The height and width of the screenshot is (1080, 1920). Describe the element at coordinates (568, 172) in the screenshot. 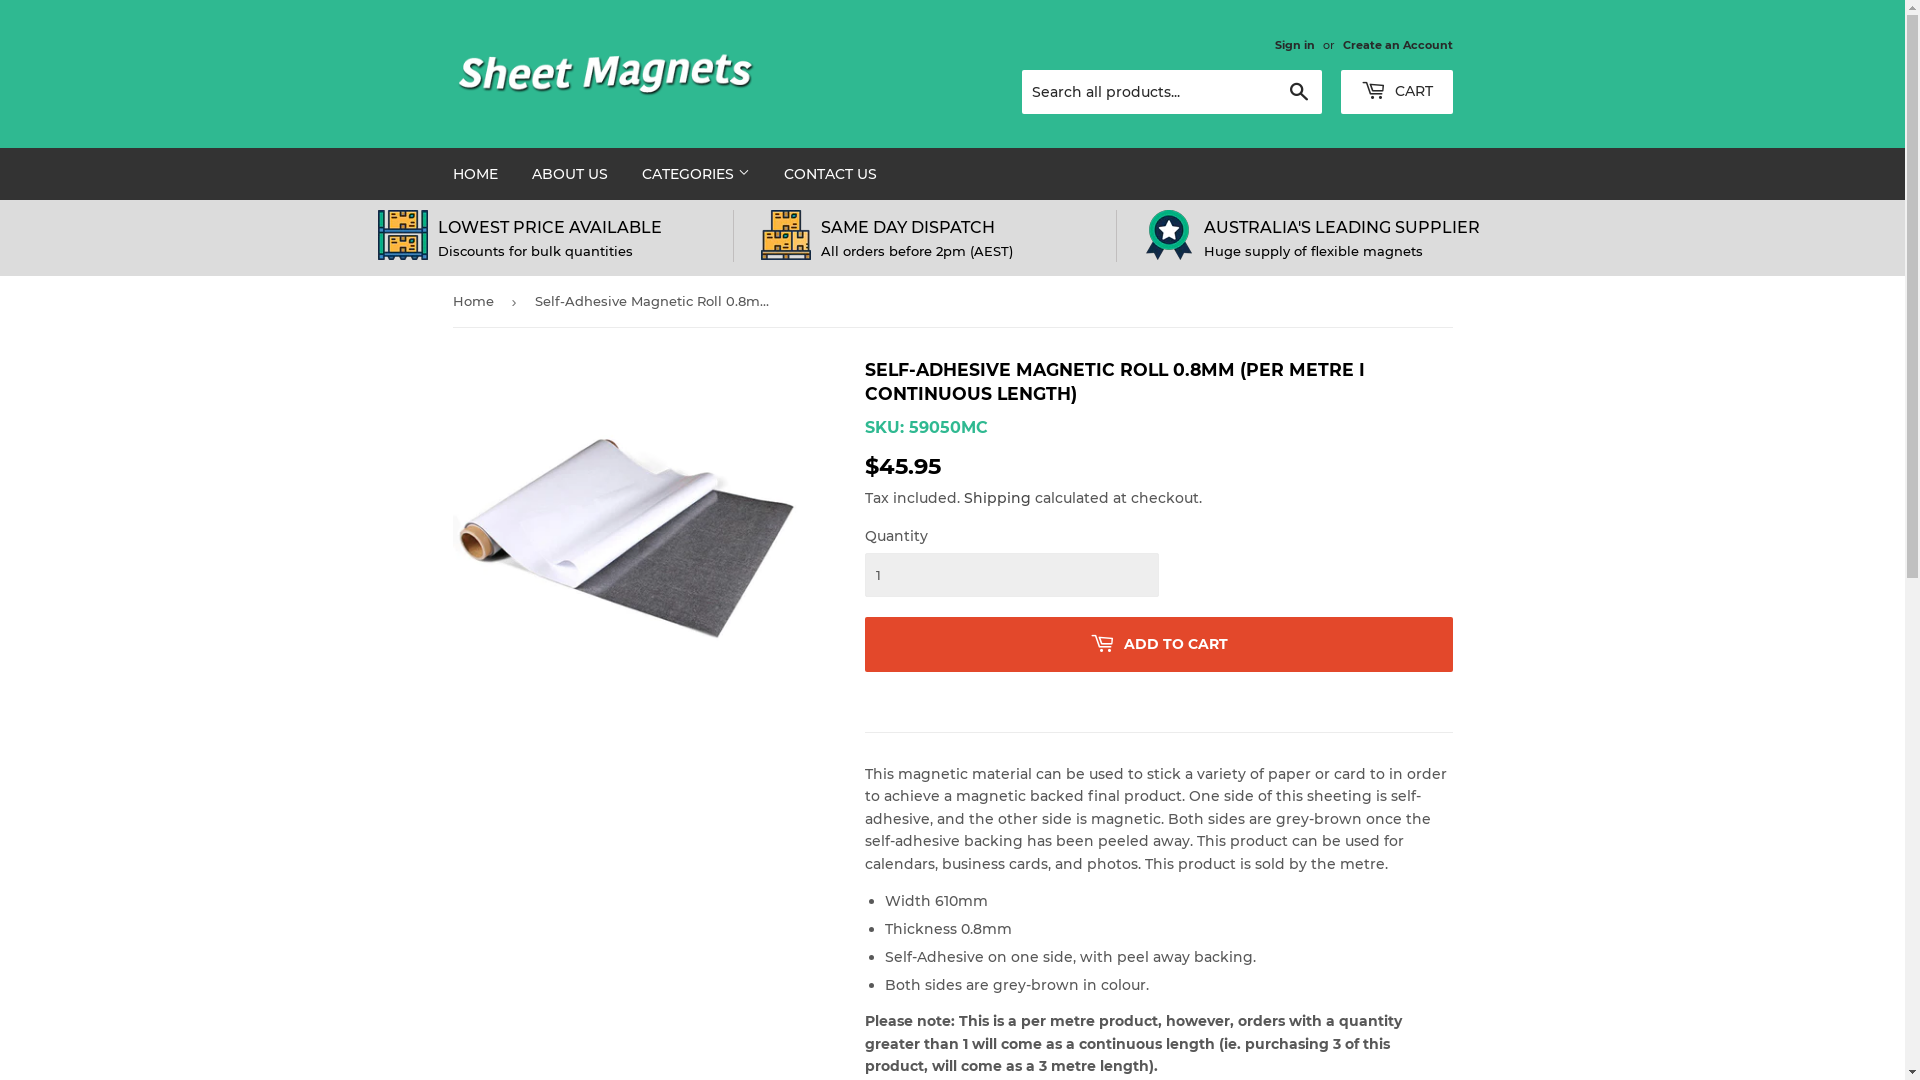

I see `'ABOUT US'` at that location.